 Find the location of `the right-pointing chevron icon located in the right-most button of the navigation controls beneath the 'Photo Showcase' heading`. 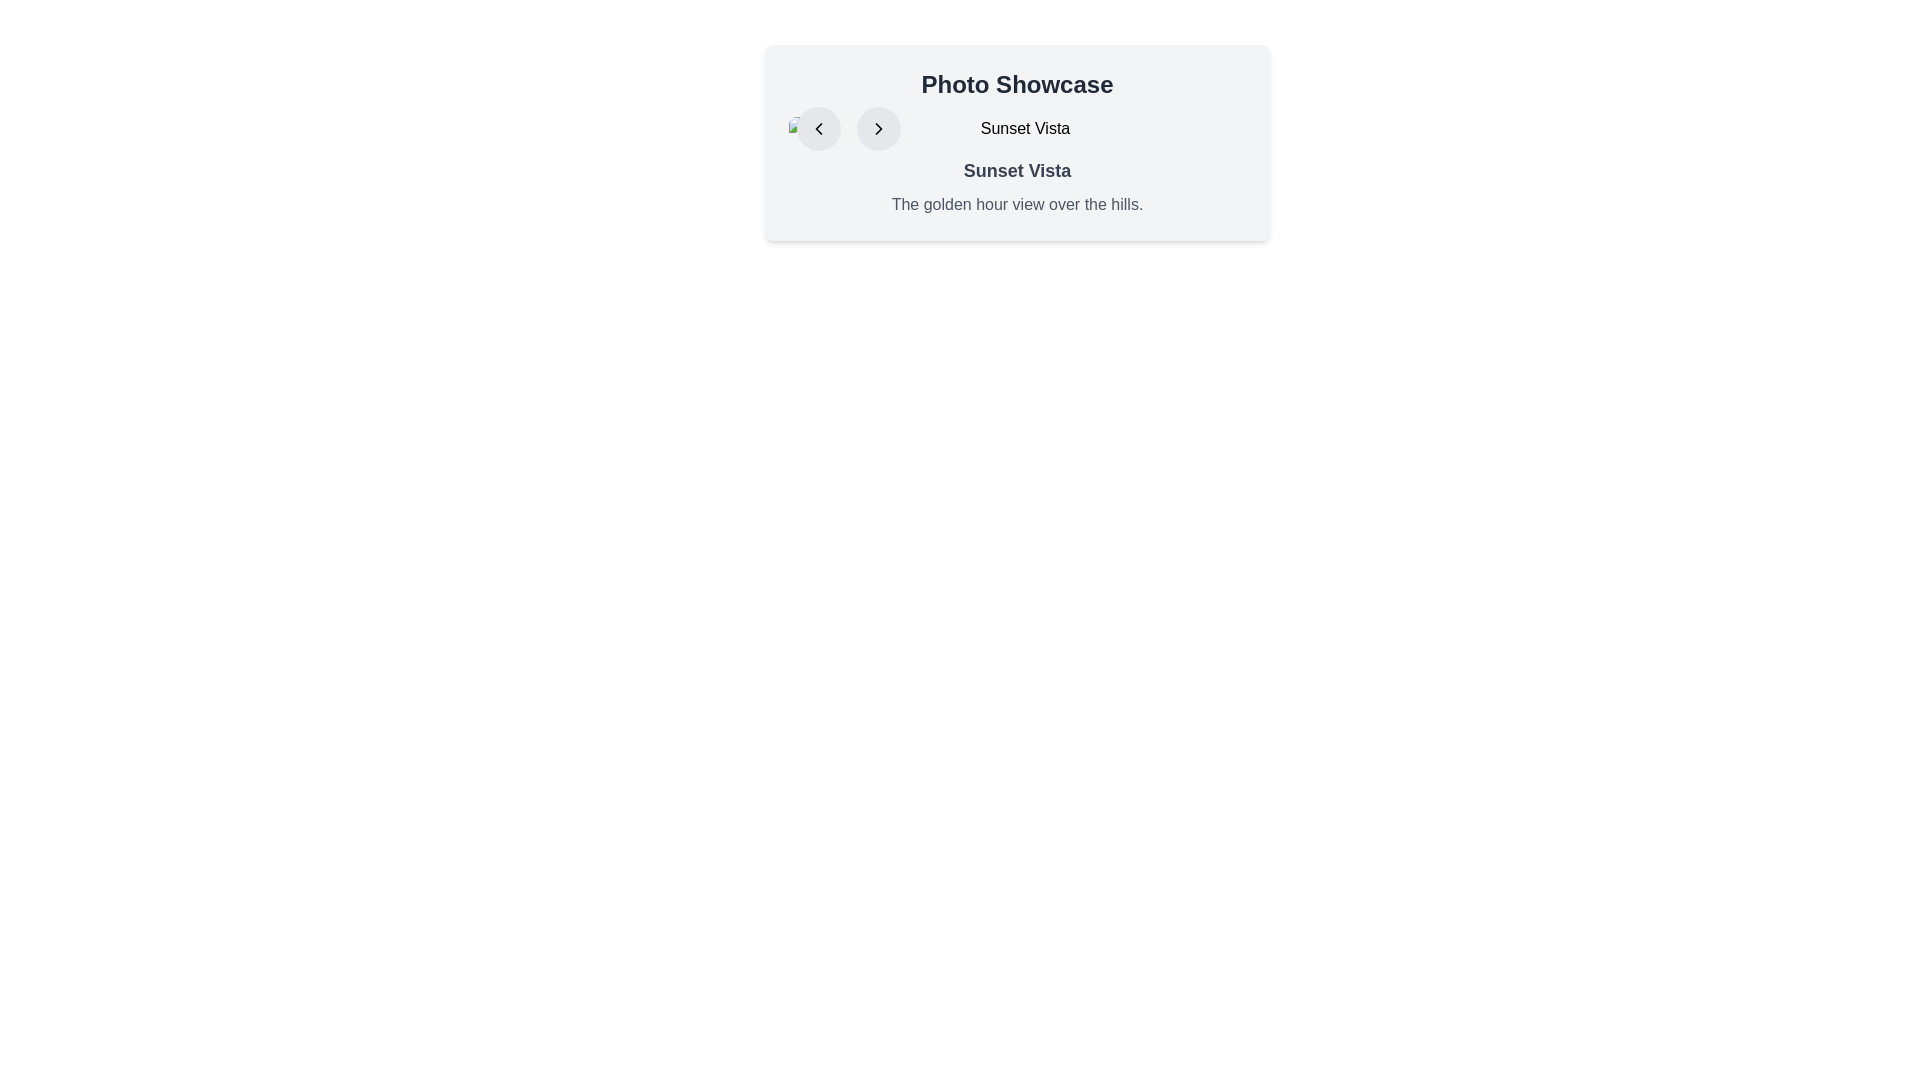

the right-pointing chevron icon located in the right-most button of the navigation controls beneath the 'Photo Showcase' heading is located at coordinates (878, 128).